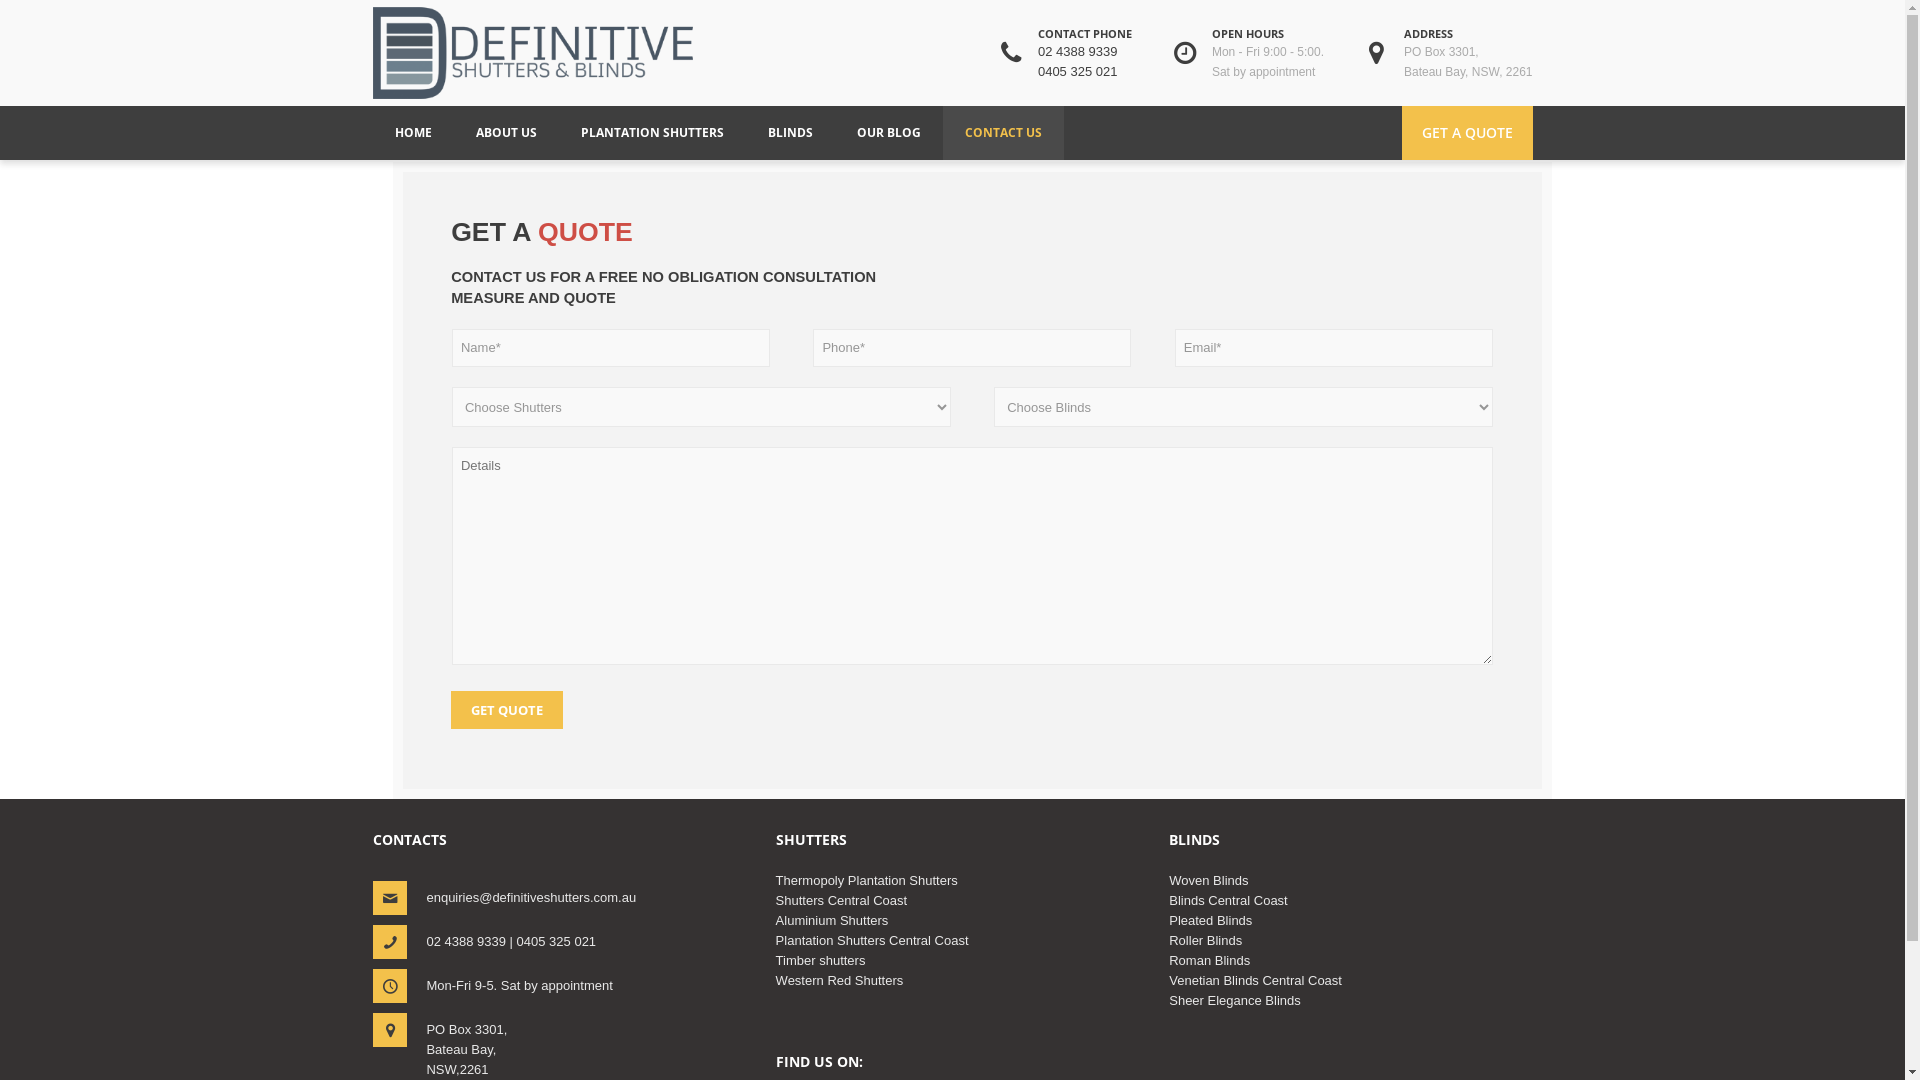 This screenshot has width=1920, height=1080. What do you see at coordinates (1400, 132) in the screenshot?
I see `'GET A QUOTE'` at bounding box center [1400, 132].